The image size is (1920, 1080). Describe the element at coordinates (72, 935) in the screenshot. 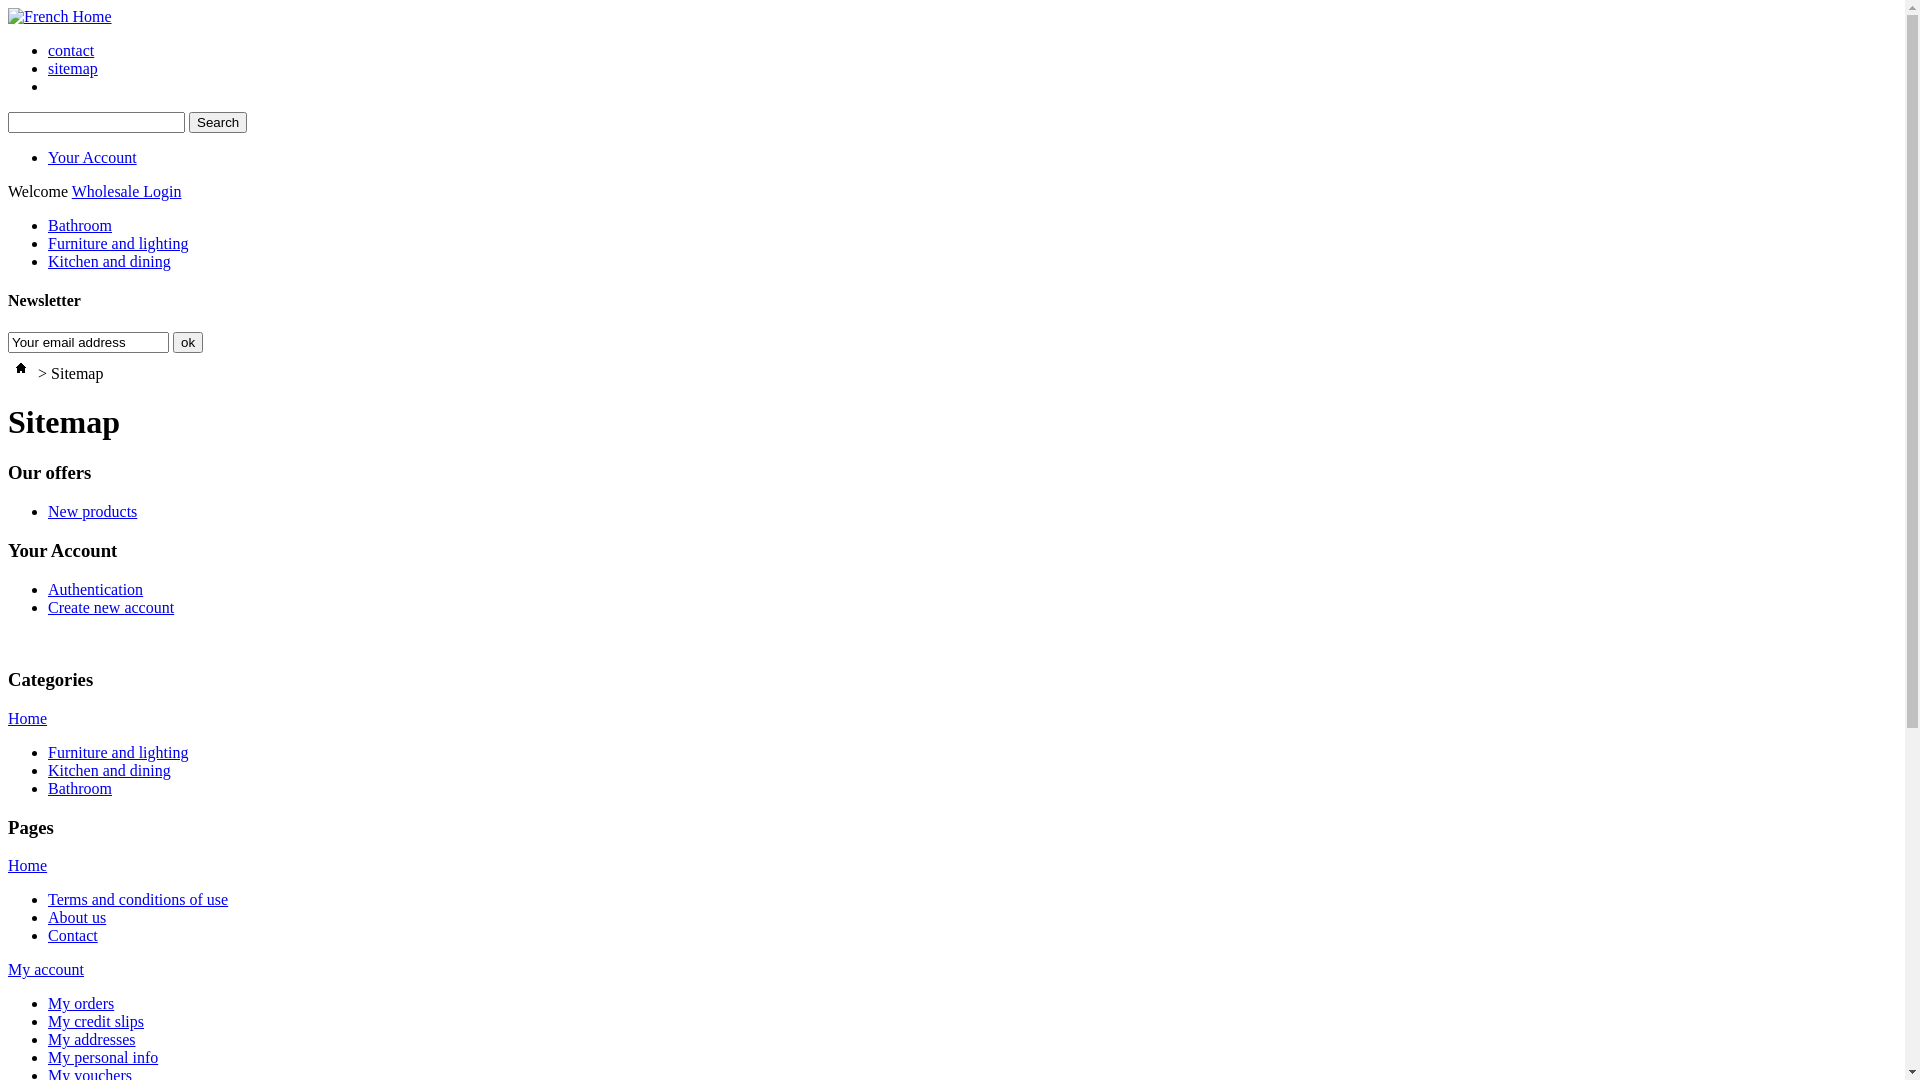

I see `'Contact'` at that location.